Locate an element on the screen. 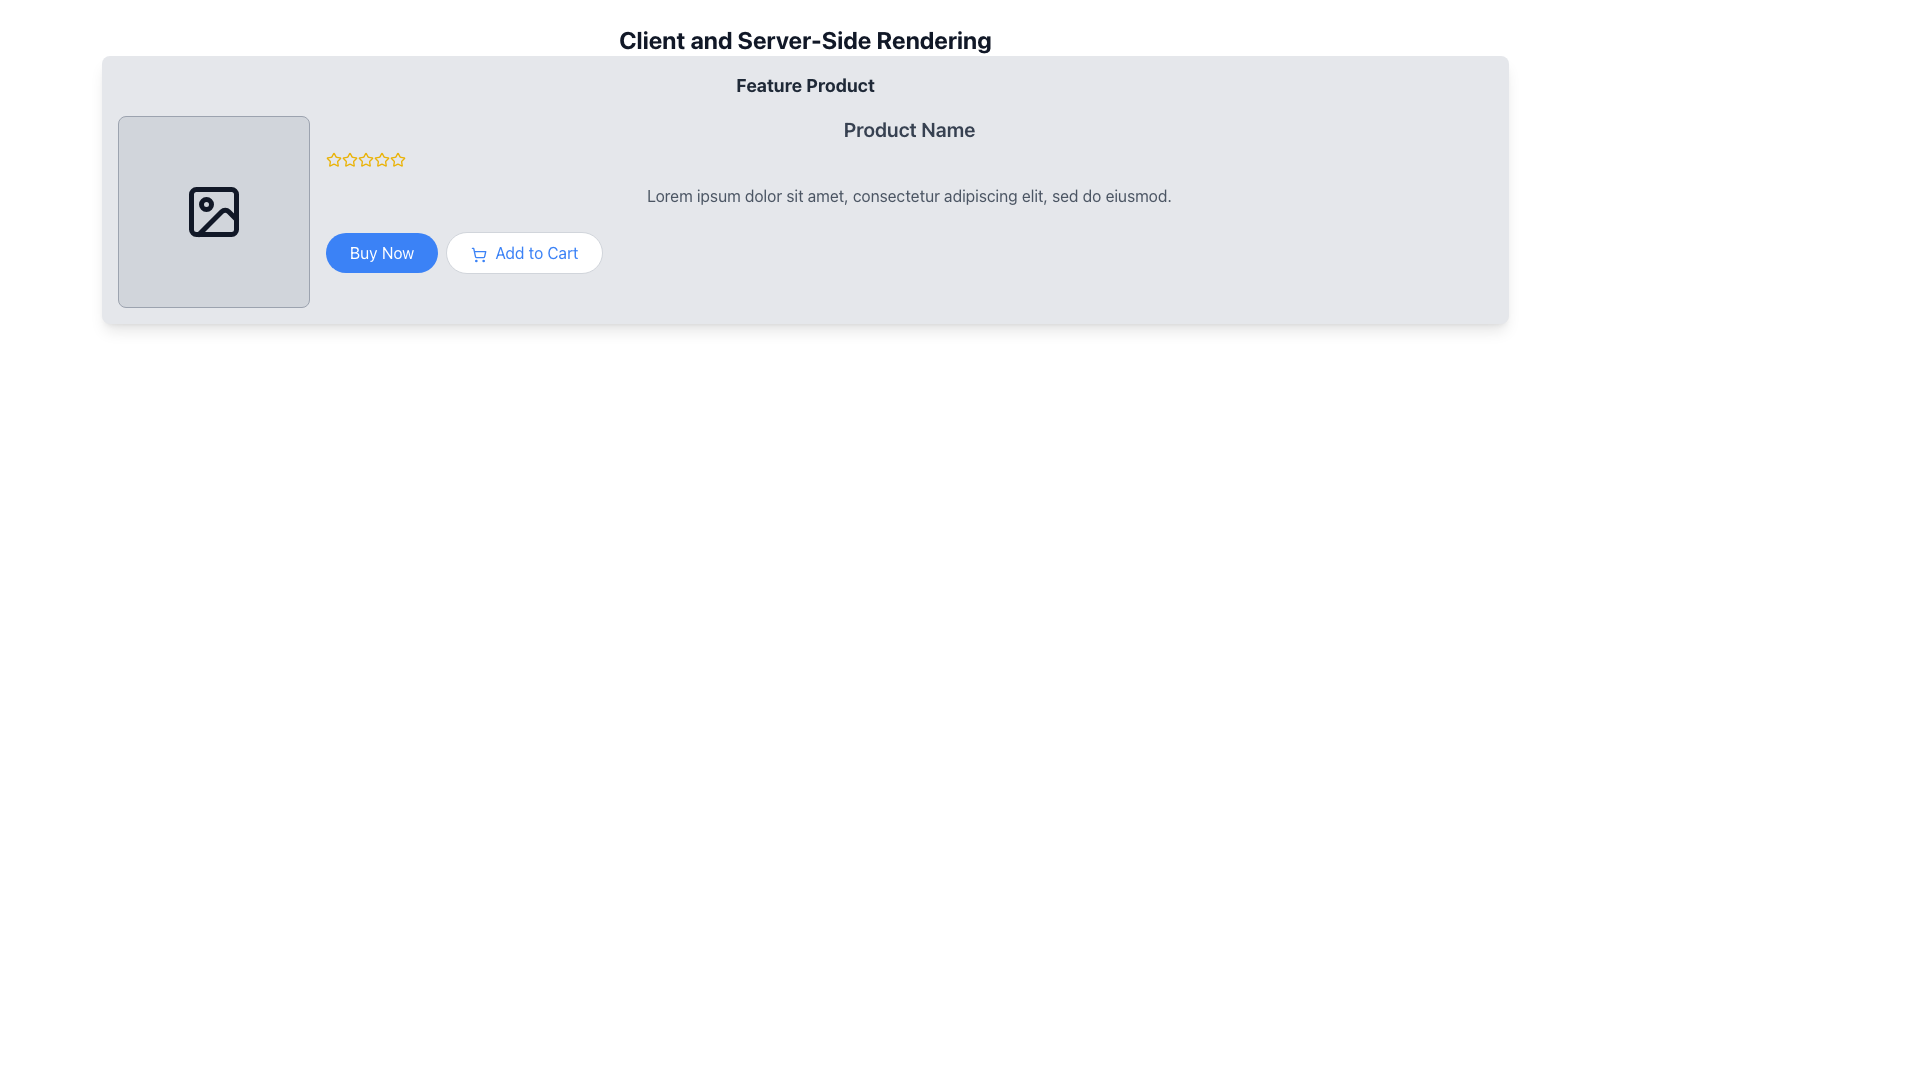  the fourth star icon in the rating system to rate the product or service is located at coordinates (365, 158).